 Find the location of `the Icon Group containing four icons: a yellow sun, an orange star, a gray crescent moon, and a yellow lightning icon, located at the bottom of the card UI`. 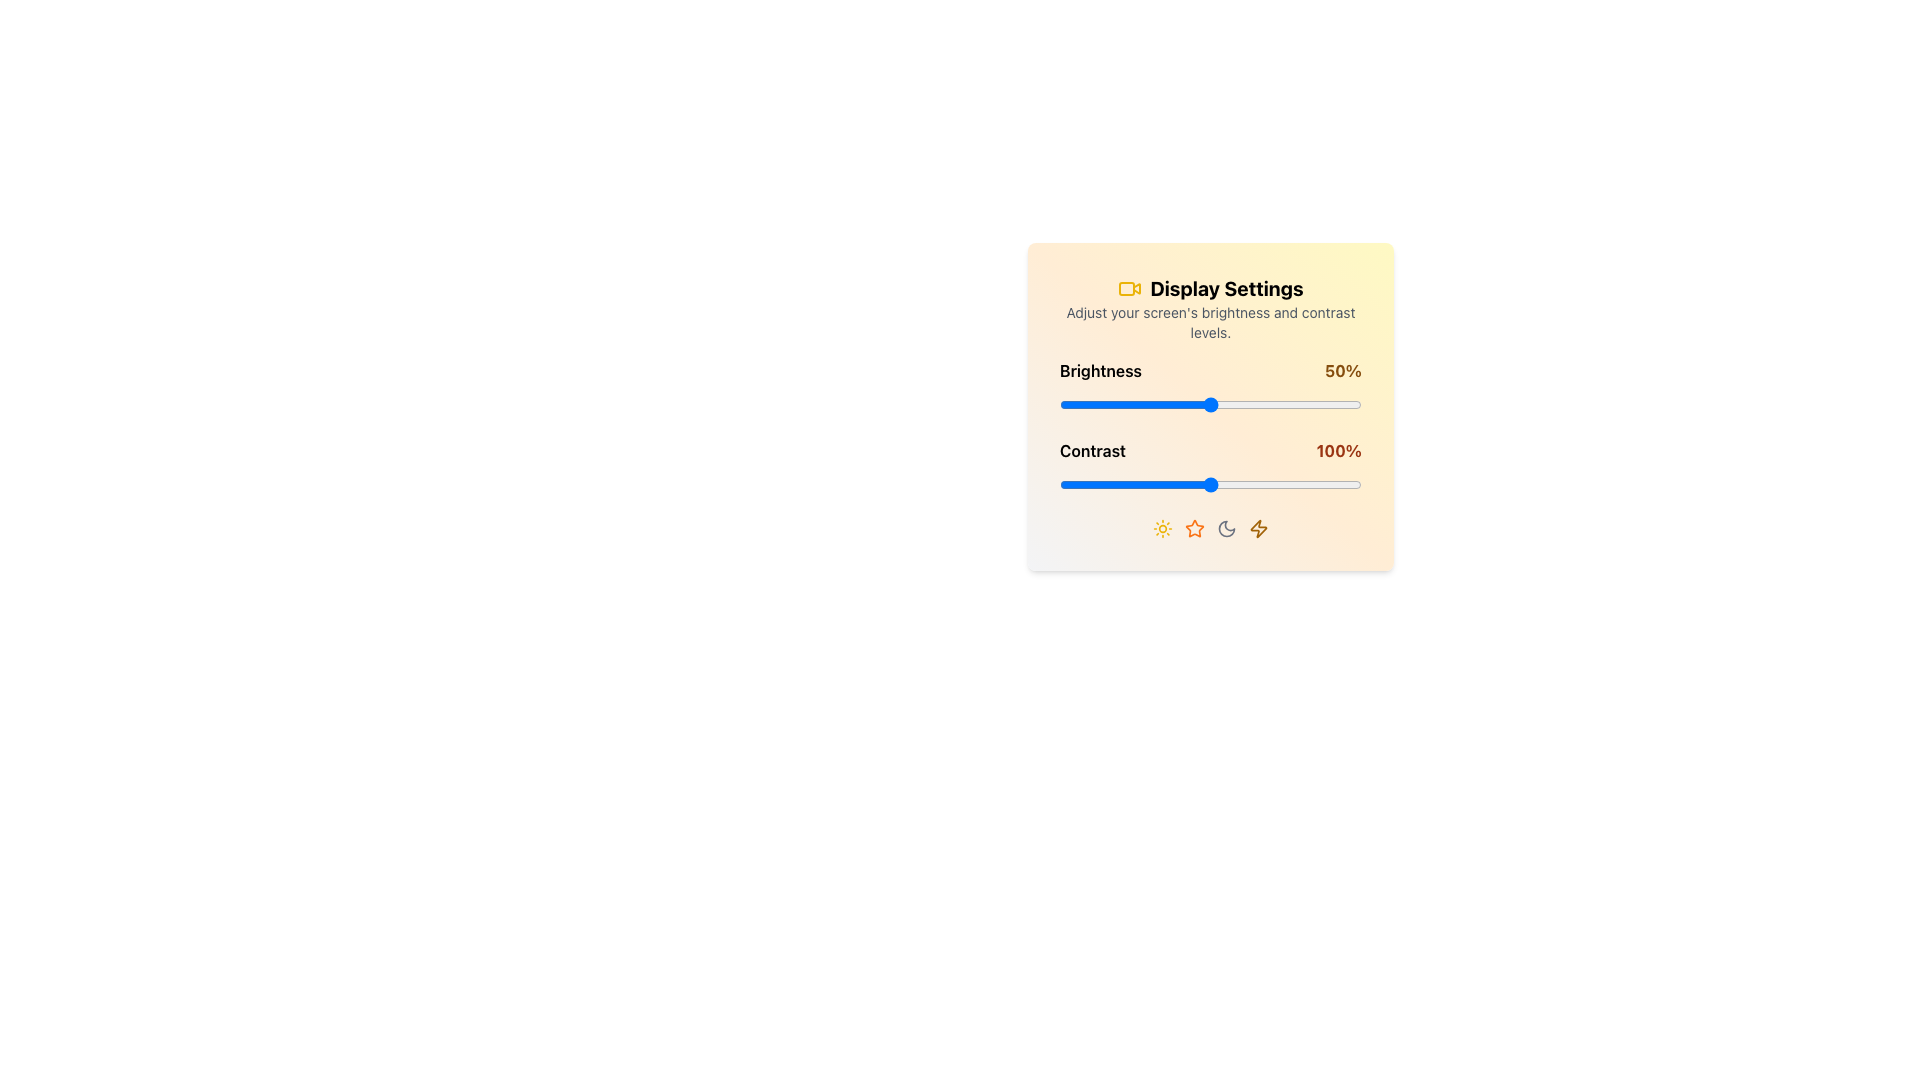

the Icon Group containing four icons: a yellow sun, an orange star, a gray crescent moon, and a yellow lightning icon, located at the bottom of the card UI is located at coordinates (1209, 527).